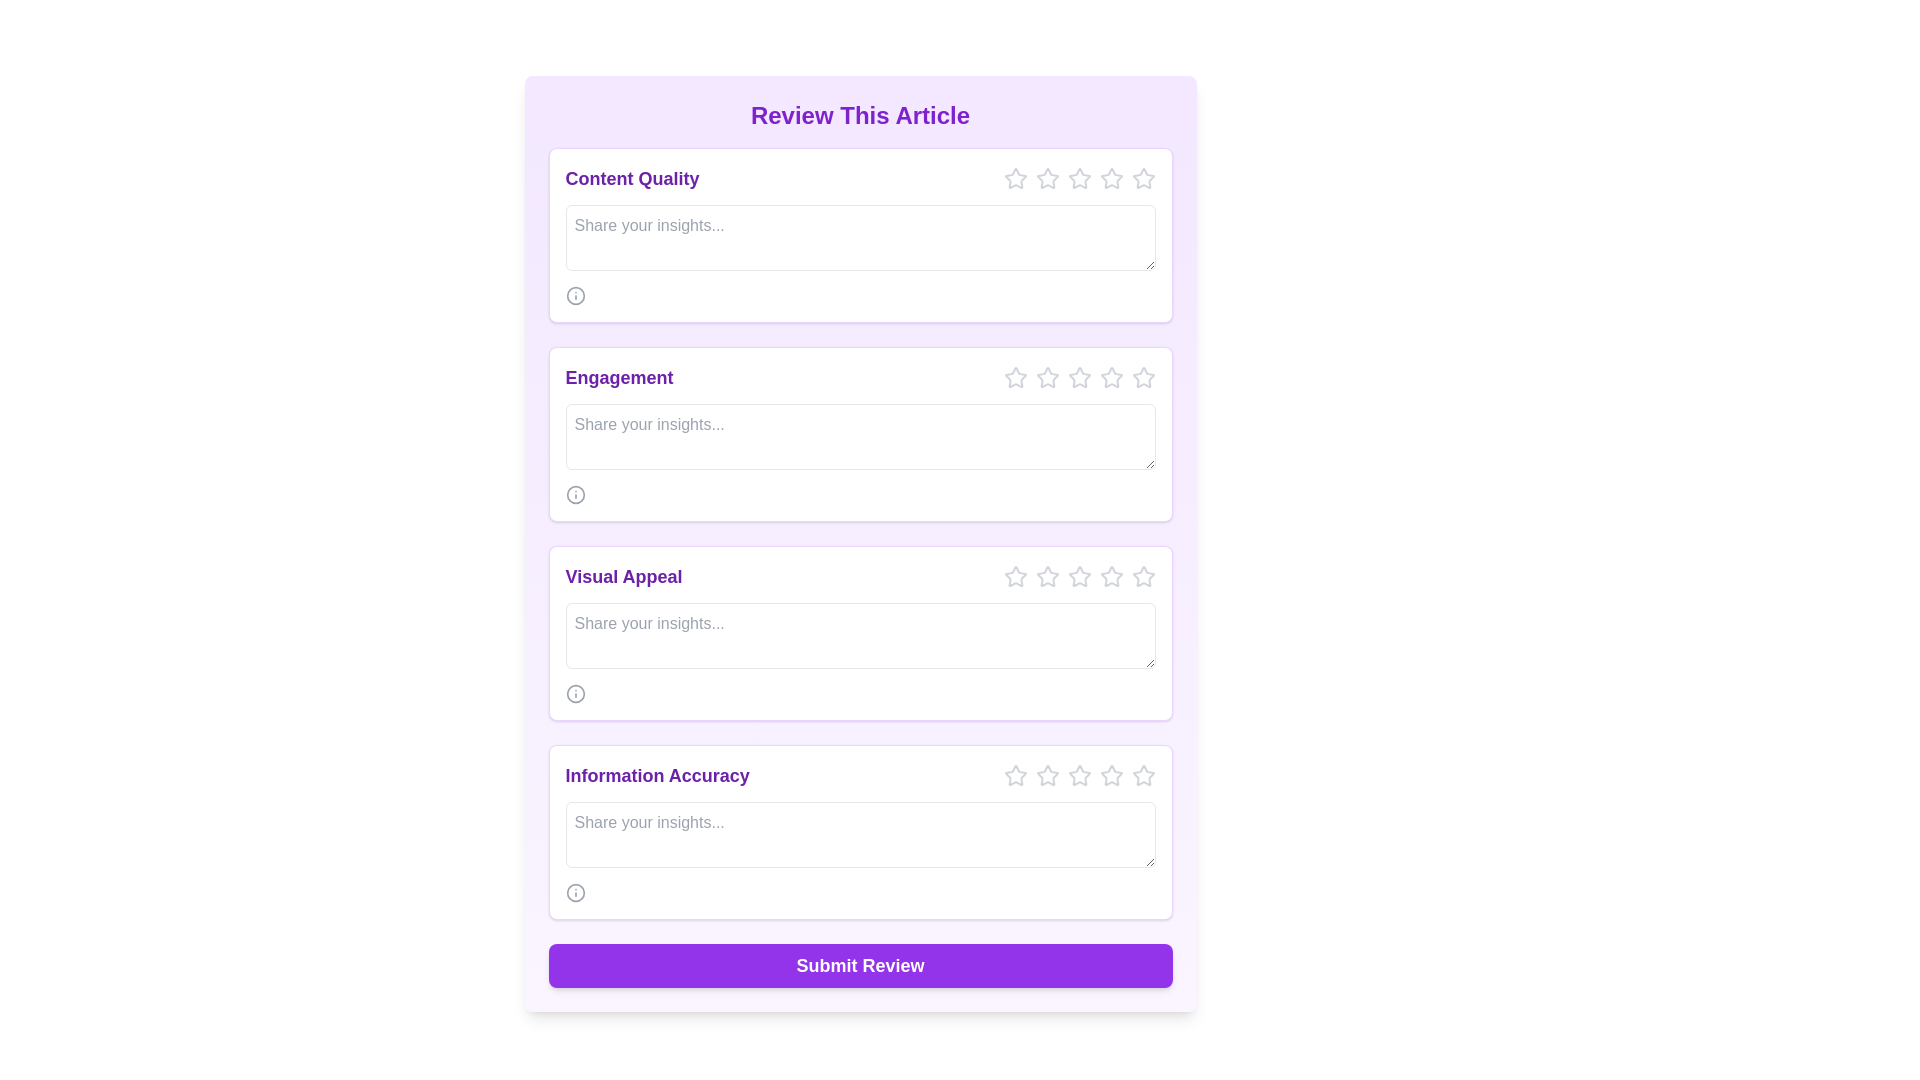  Describe the element at coordinates (1015, 177) in the screenshot. I see `the first gray, hollow star icon in the horizontal row under the 'Content Quality' heading` at that location.